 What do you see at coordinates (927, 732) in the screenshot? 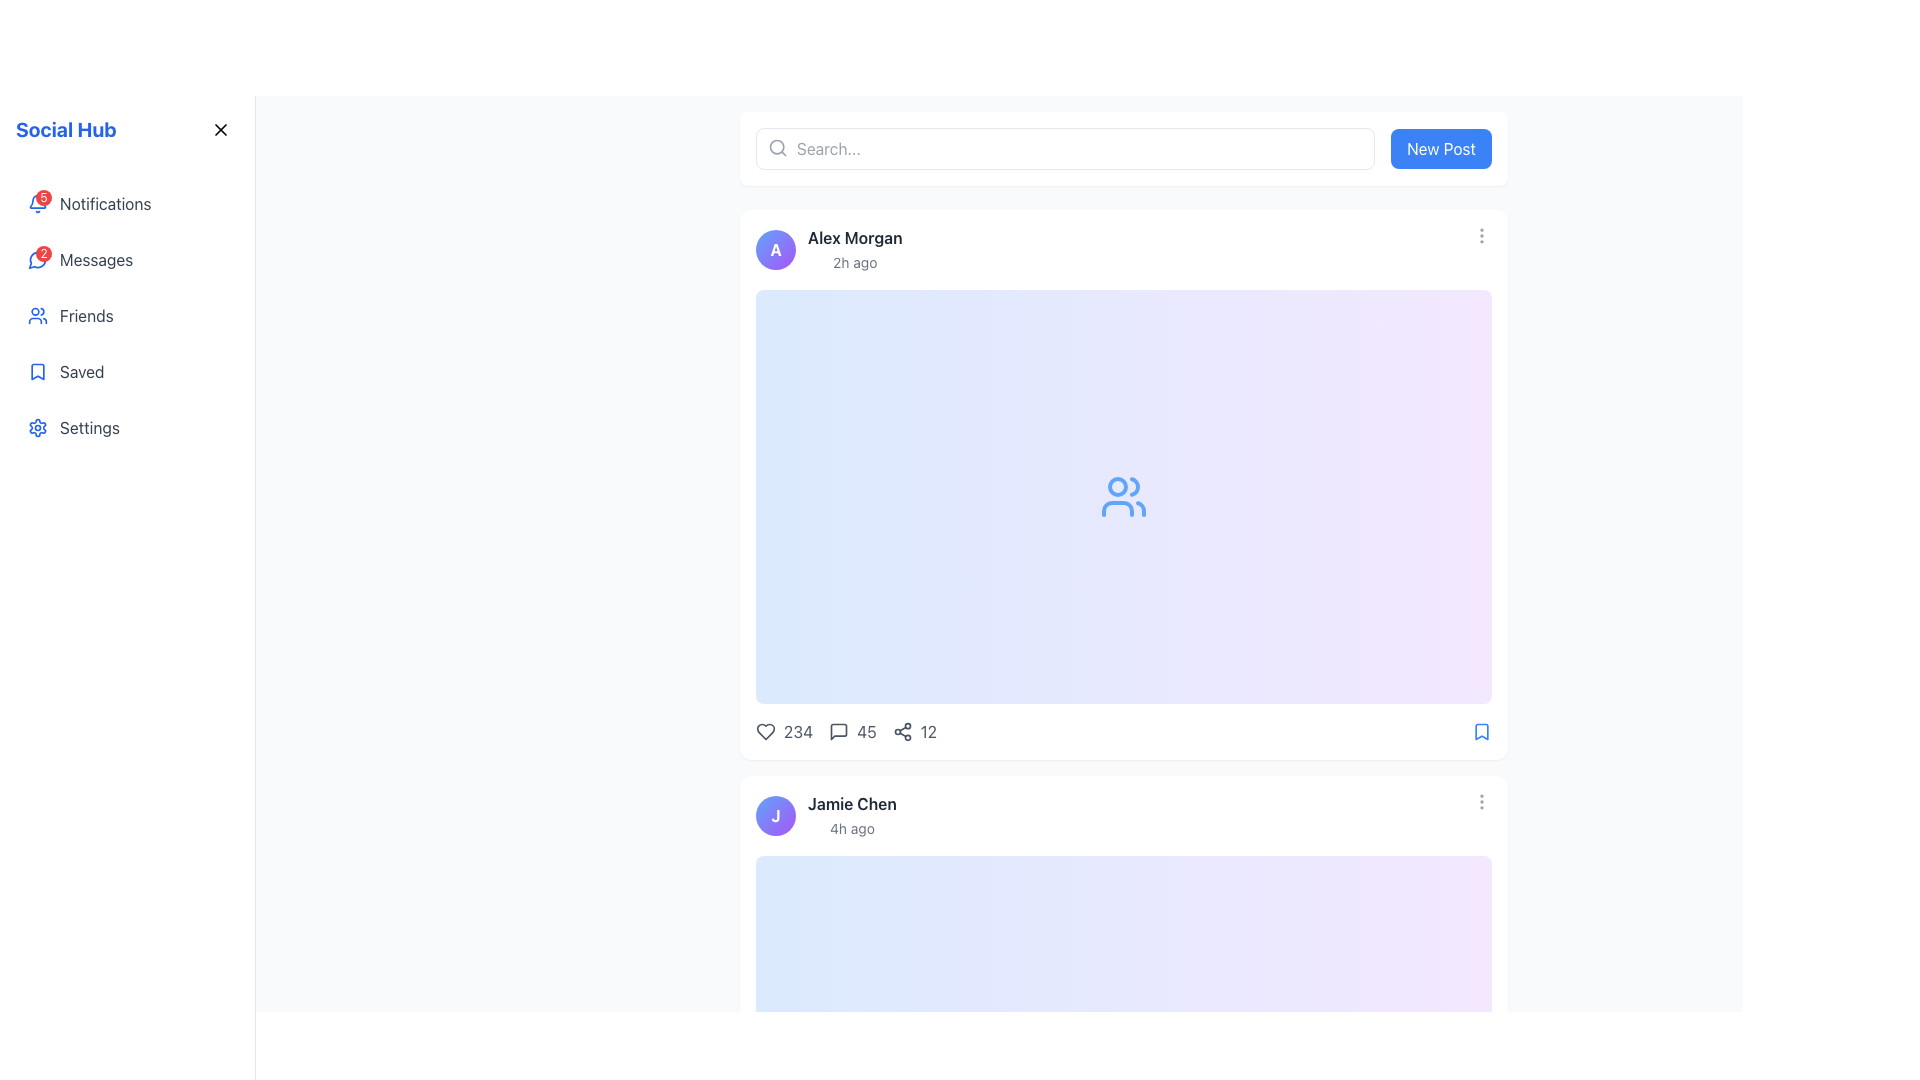
I see `the numeric text '12' that is styled with a standard sans-serif font and positioned to the right of a share icon at the bottom right area of the post card` at bounding box center [927, 732].